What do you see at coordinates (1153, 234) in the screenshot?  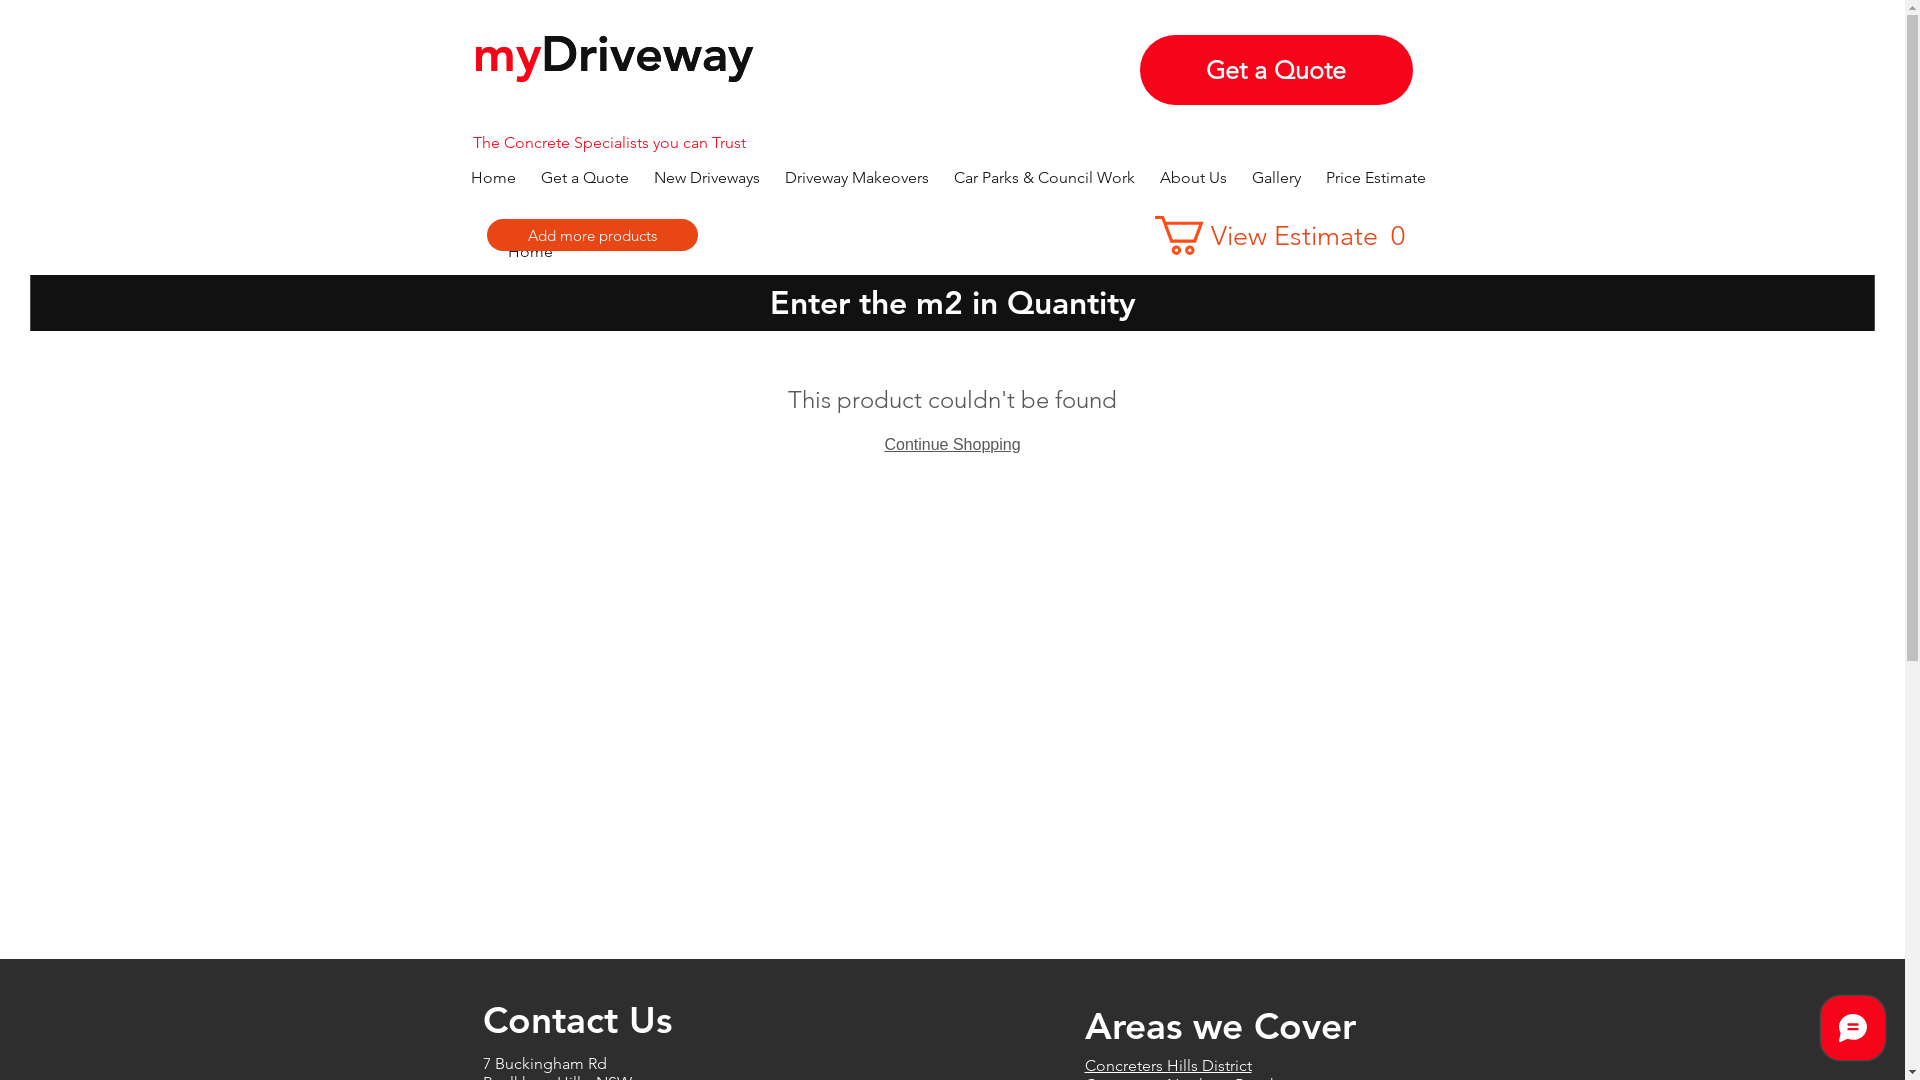 I see `'View Estimate` at bounding box center [1153, 234].